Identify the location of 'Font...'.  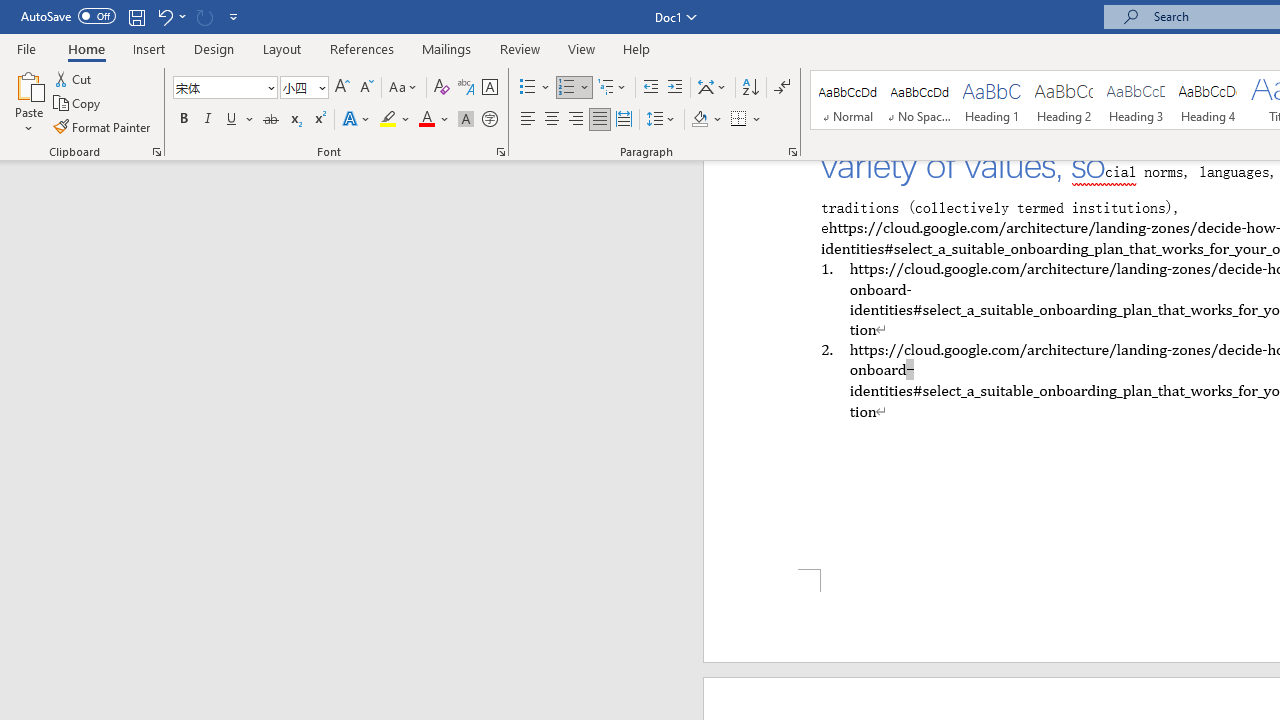
(501, 150).